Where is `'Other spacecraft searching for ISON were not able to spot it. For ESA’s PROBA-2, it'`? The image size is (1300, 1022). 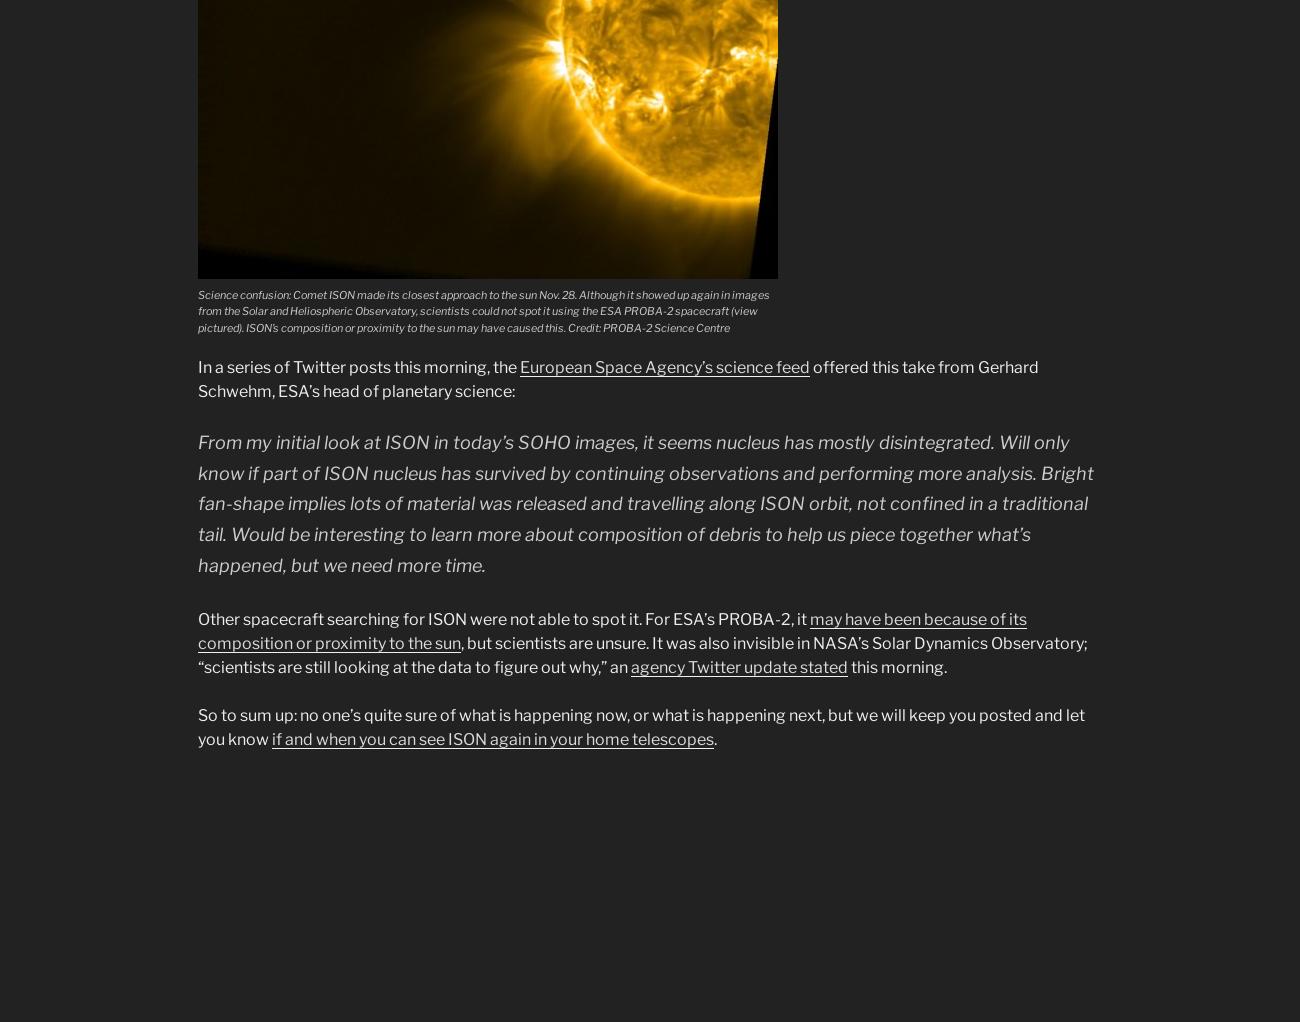 'Other spacecraft searching for ISON were not able to spot it. For ESA’s PROBA-2, it' is located at coordinates (504, 618).